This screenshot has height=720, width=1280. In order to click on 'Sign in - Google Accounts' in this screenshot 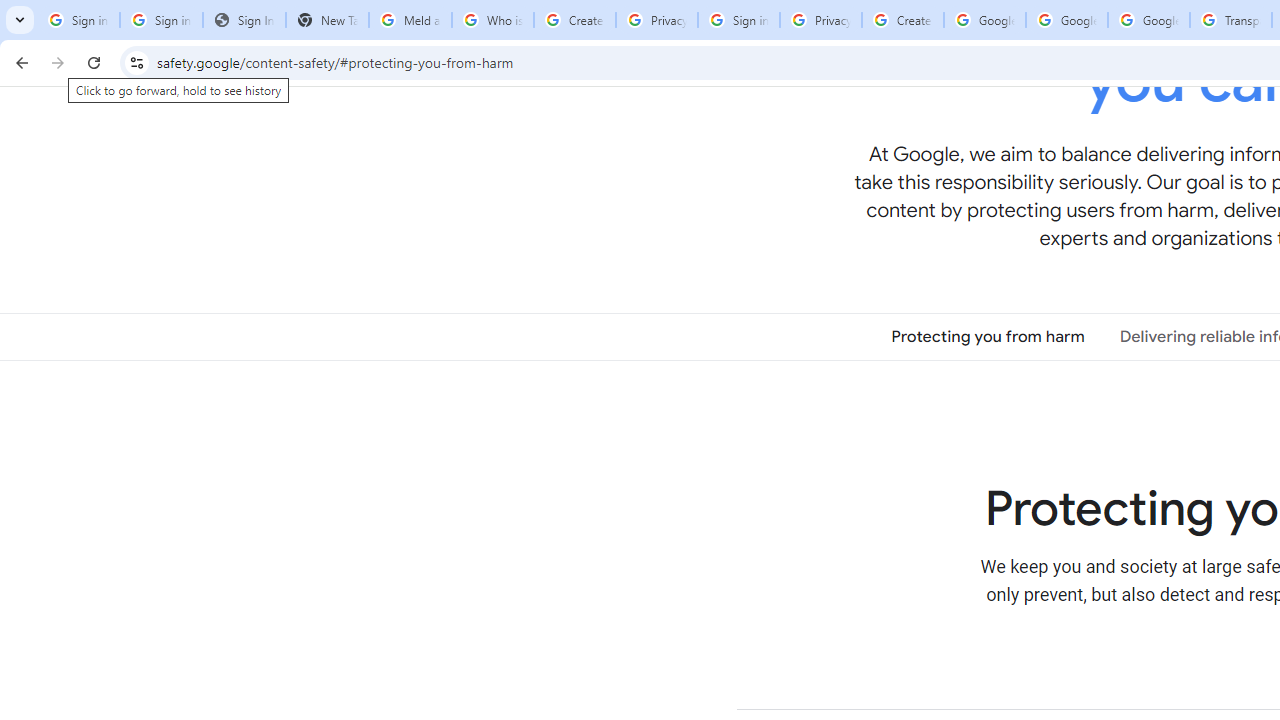, I will do `click(737, 20)`.